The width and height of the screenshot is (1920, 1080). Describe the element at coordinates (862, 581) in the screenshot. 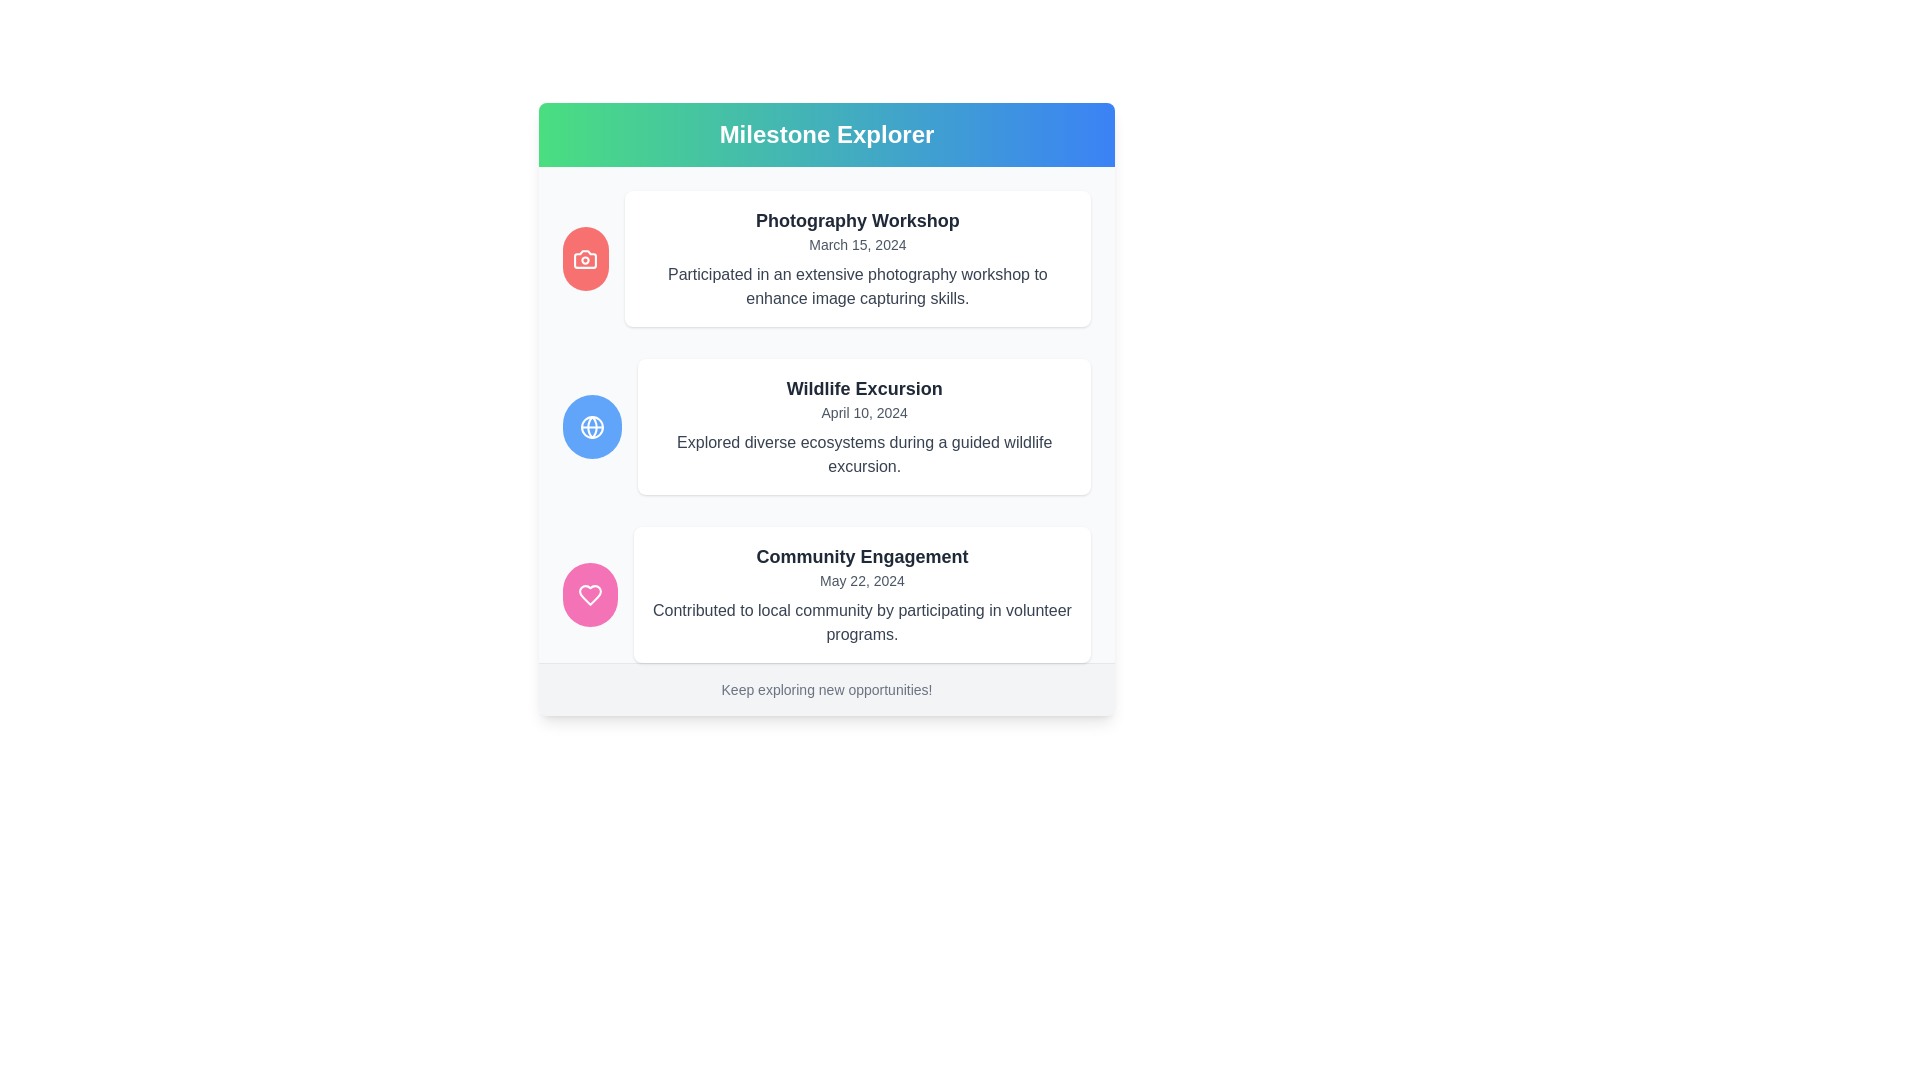

I see `the text displaying the date associated with the event or activity described in the 'Community Engagement' card, located below the title and centrally aligned` at that location.